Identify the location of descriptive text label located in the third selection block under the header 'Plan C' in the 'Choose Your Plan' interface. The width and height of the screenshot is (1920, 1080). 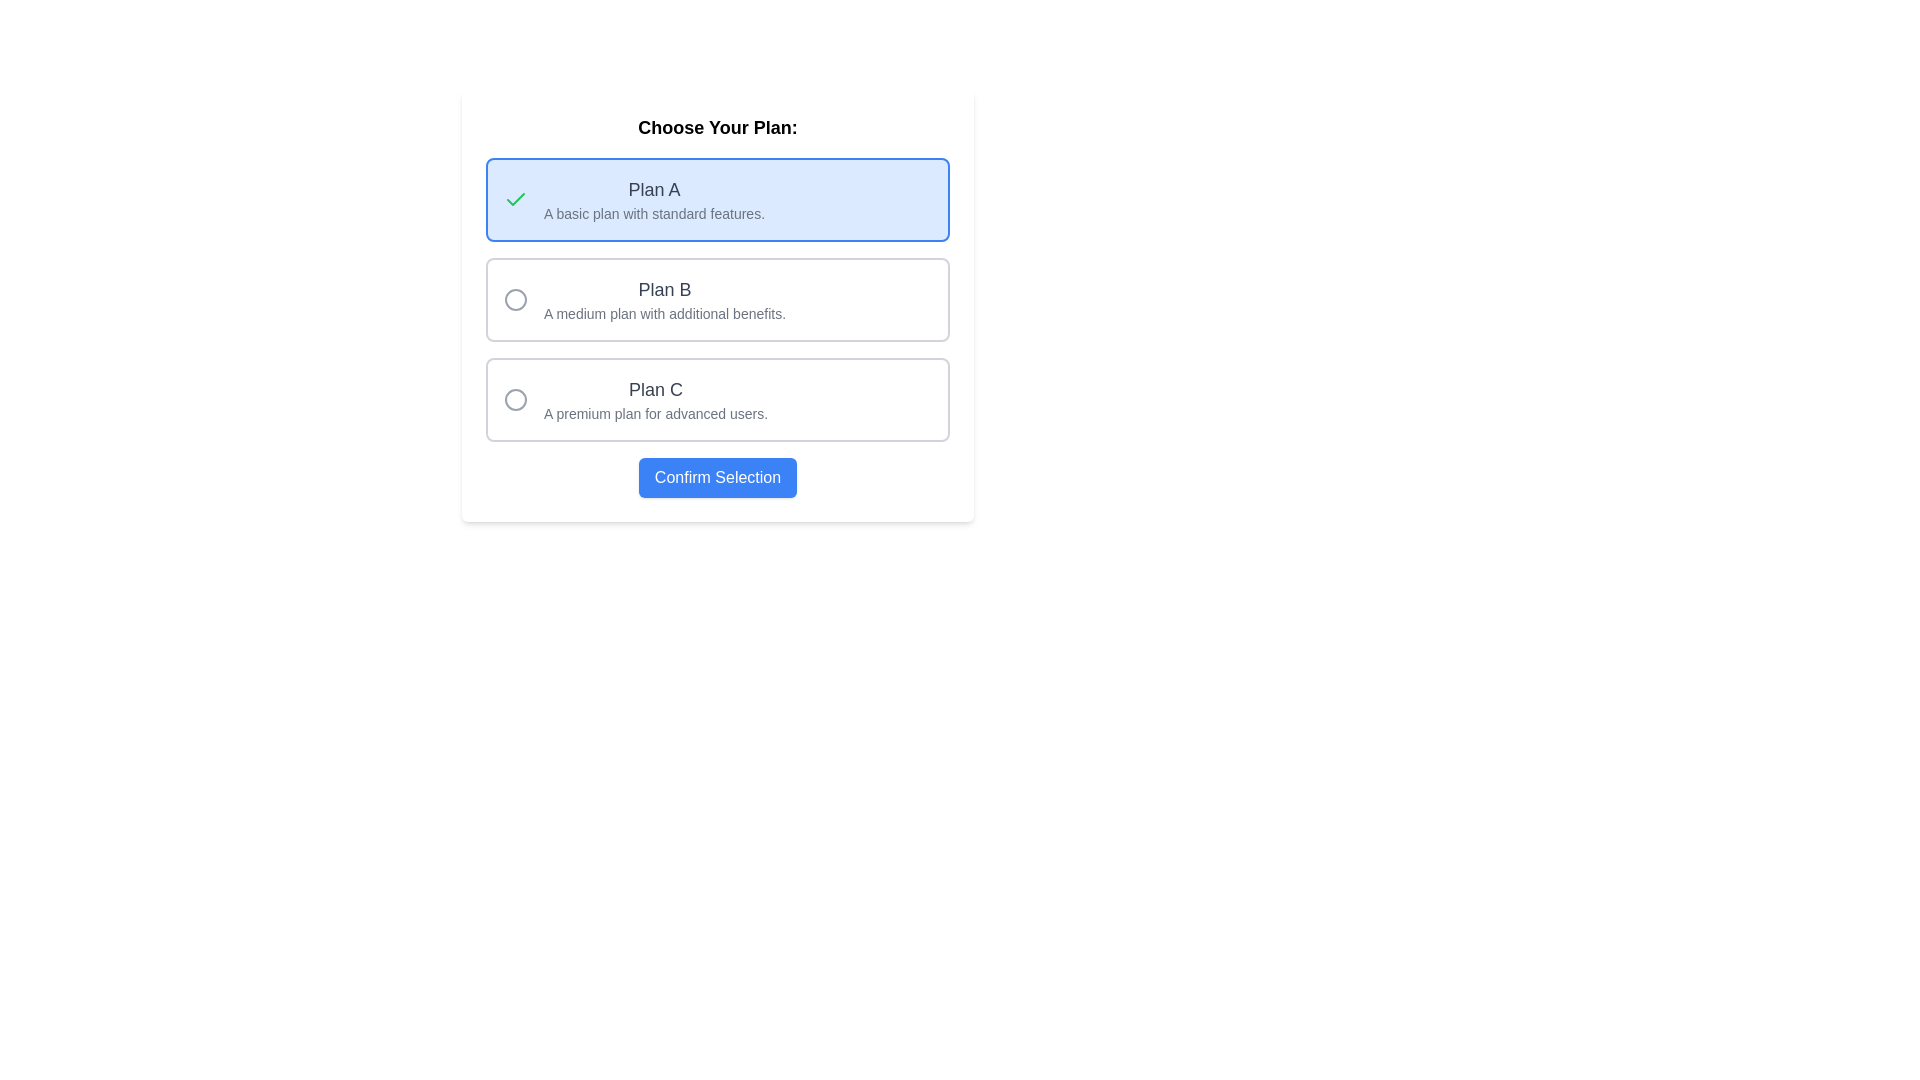
(656, 412).